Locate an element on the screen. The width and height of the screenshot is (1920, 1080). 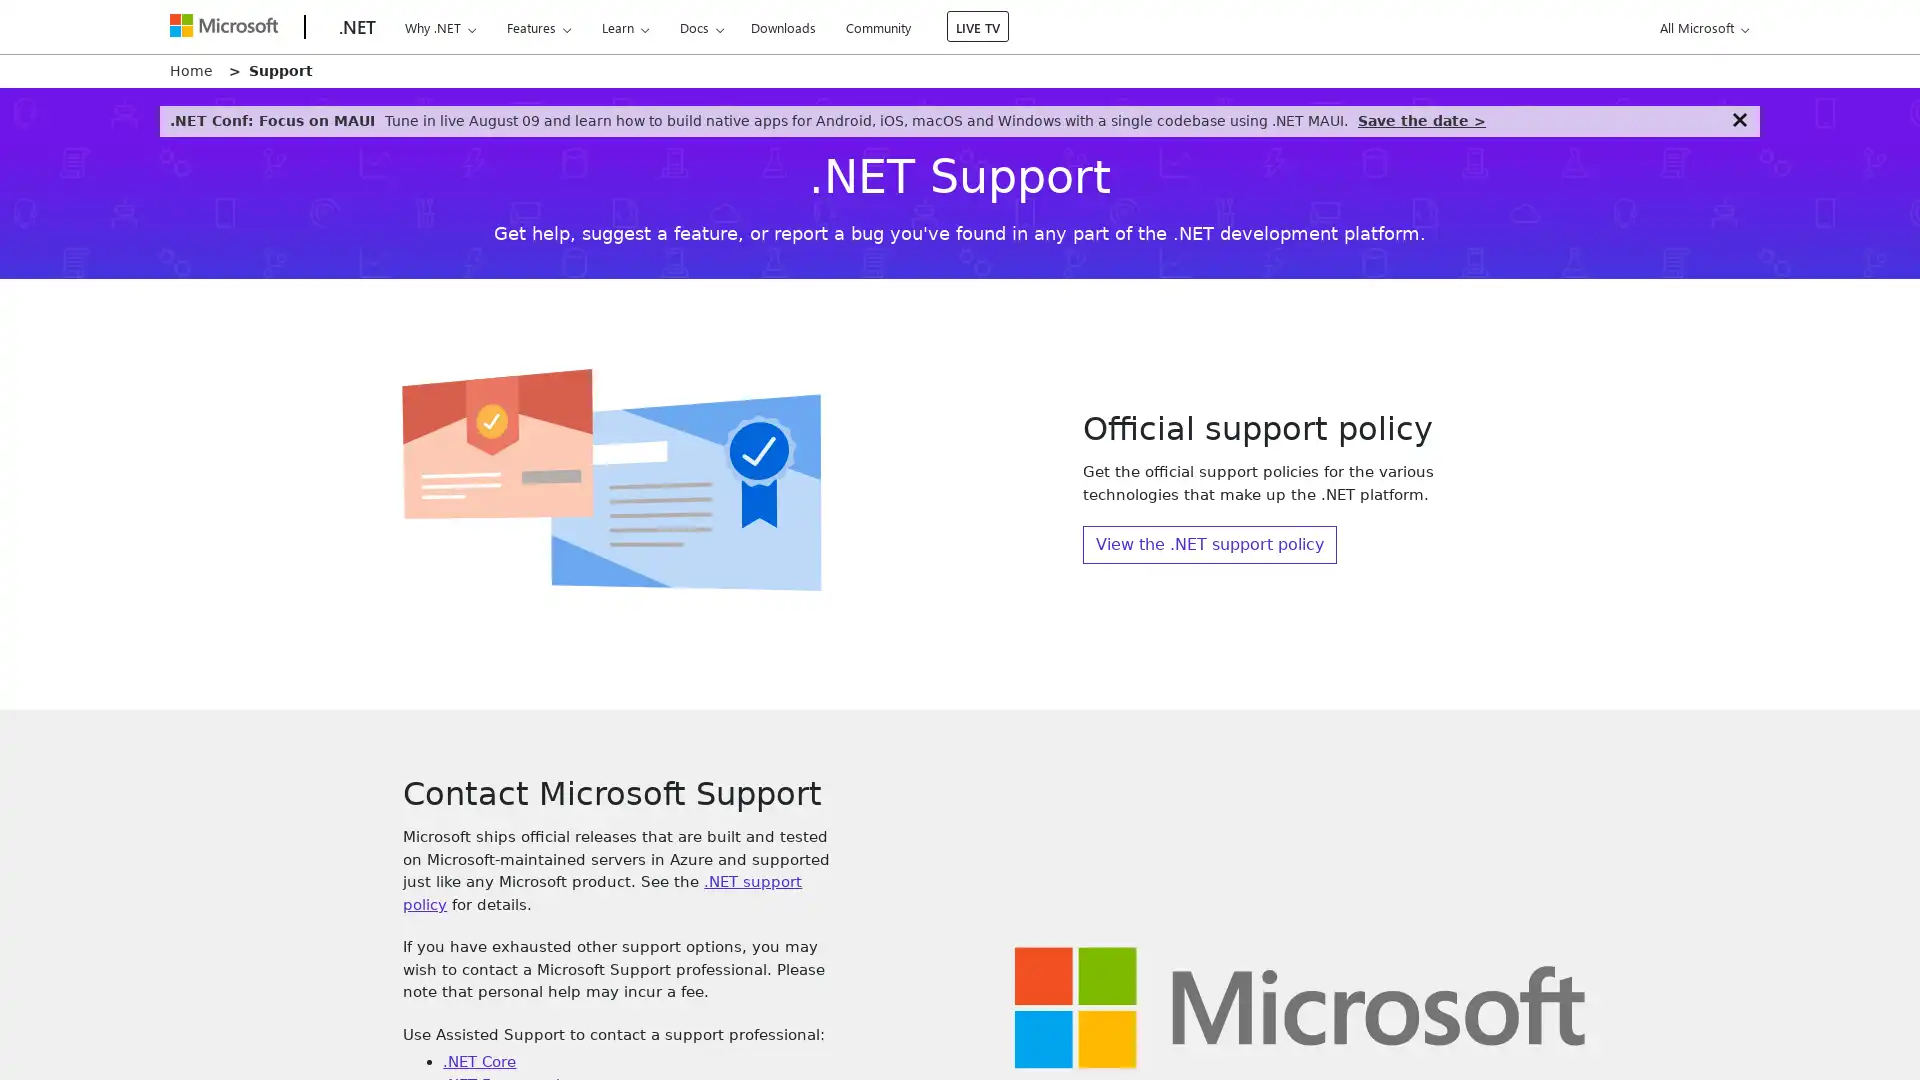
Learn is located at coordinates (623, 27).